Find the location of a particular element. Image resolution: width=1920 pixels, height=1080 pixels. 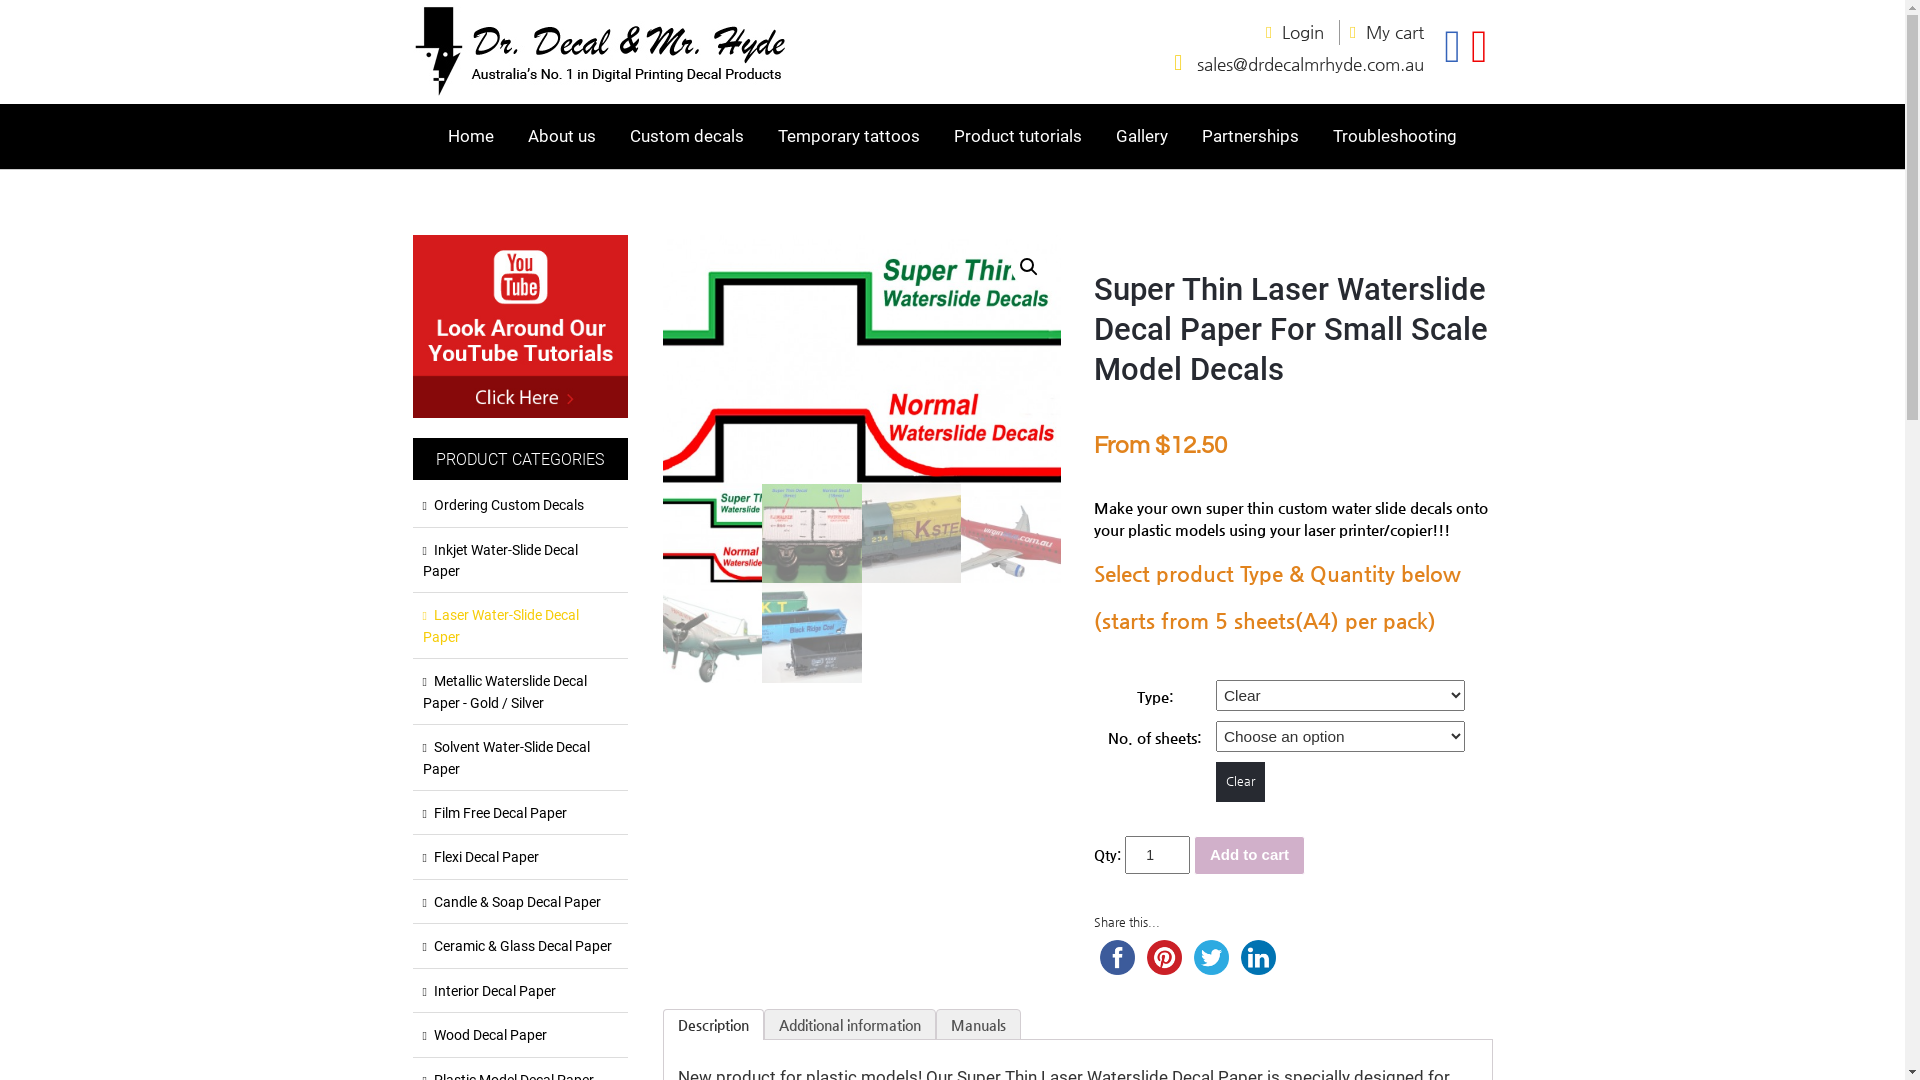

'LinkedIn' is located at coordinates (1233, 956).